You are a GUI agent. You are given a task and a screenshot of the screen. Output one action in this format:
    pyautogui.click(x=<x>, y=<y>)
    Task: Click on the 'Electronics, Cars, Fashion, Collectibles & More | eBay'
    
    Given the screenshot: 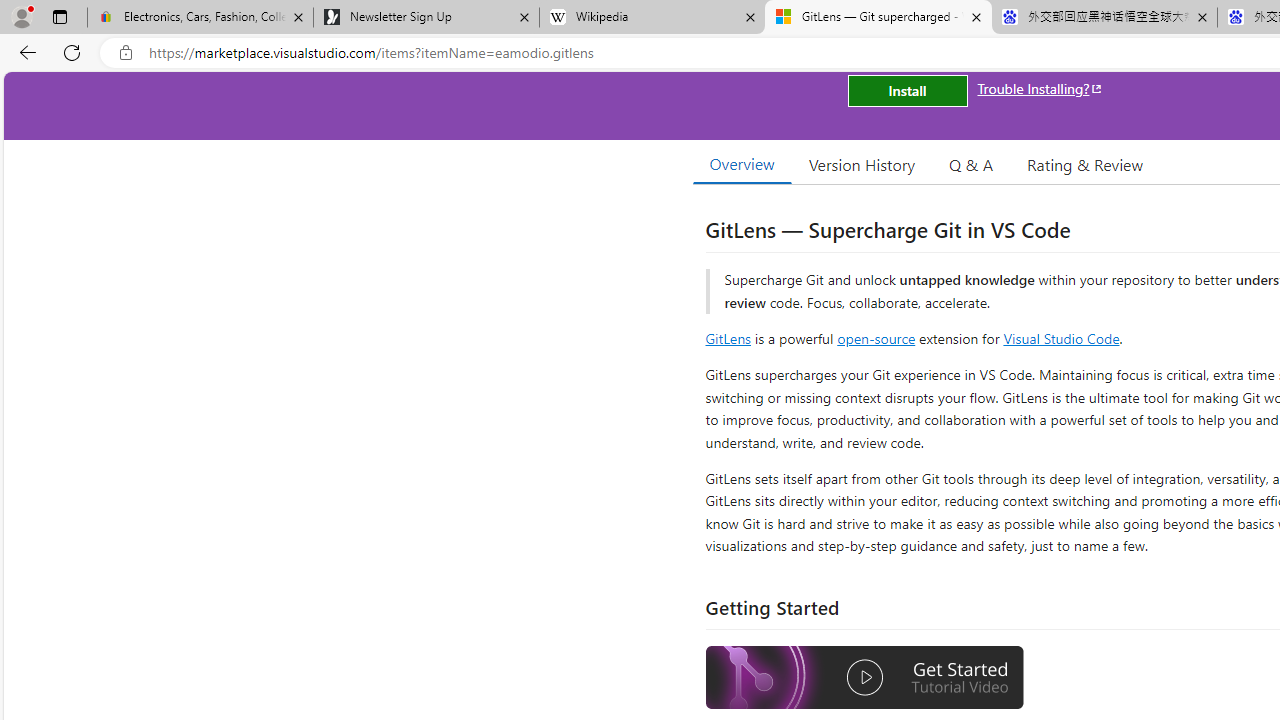 What is the action you would take?
    pyautogui.click(x=200, y=17)
    